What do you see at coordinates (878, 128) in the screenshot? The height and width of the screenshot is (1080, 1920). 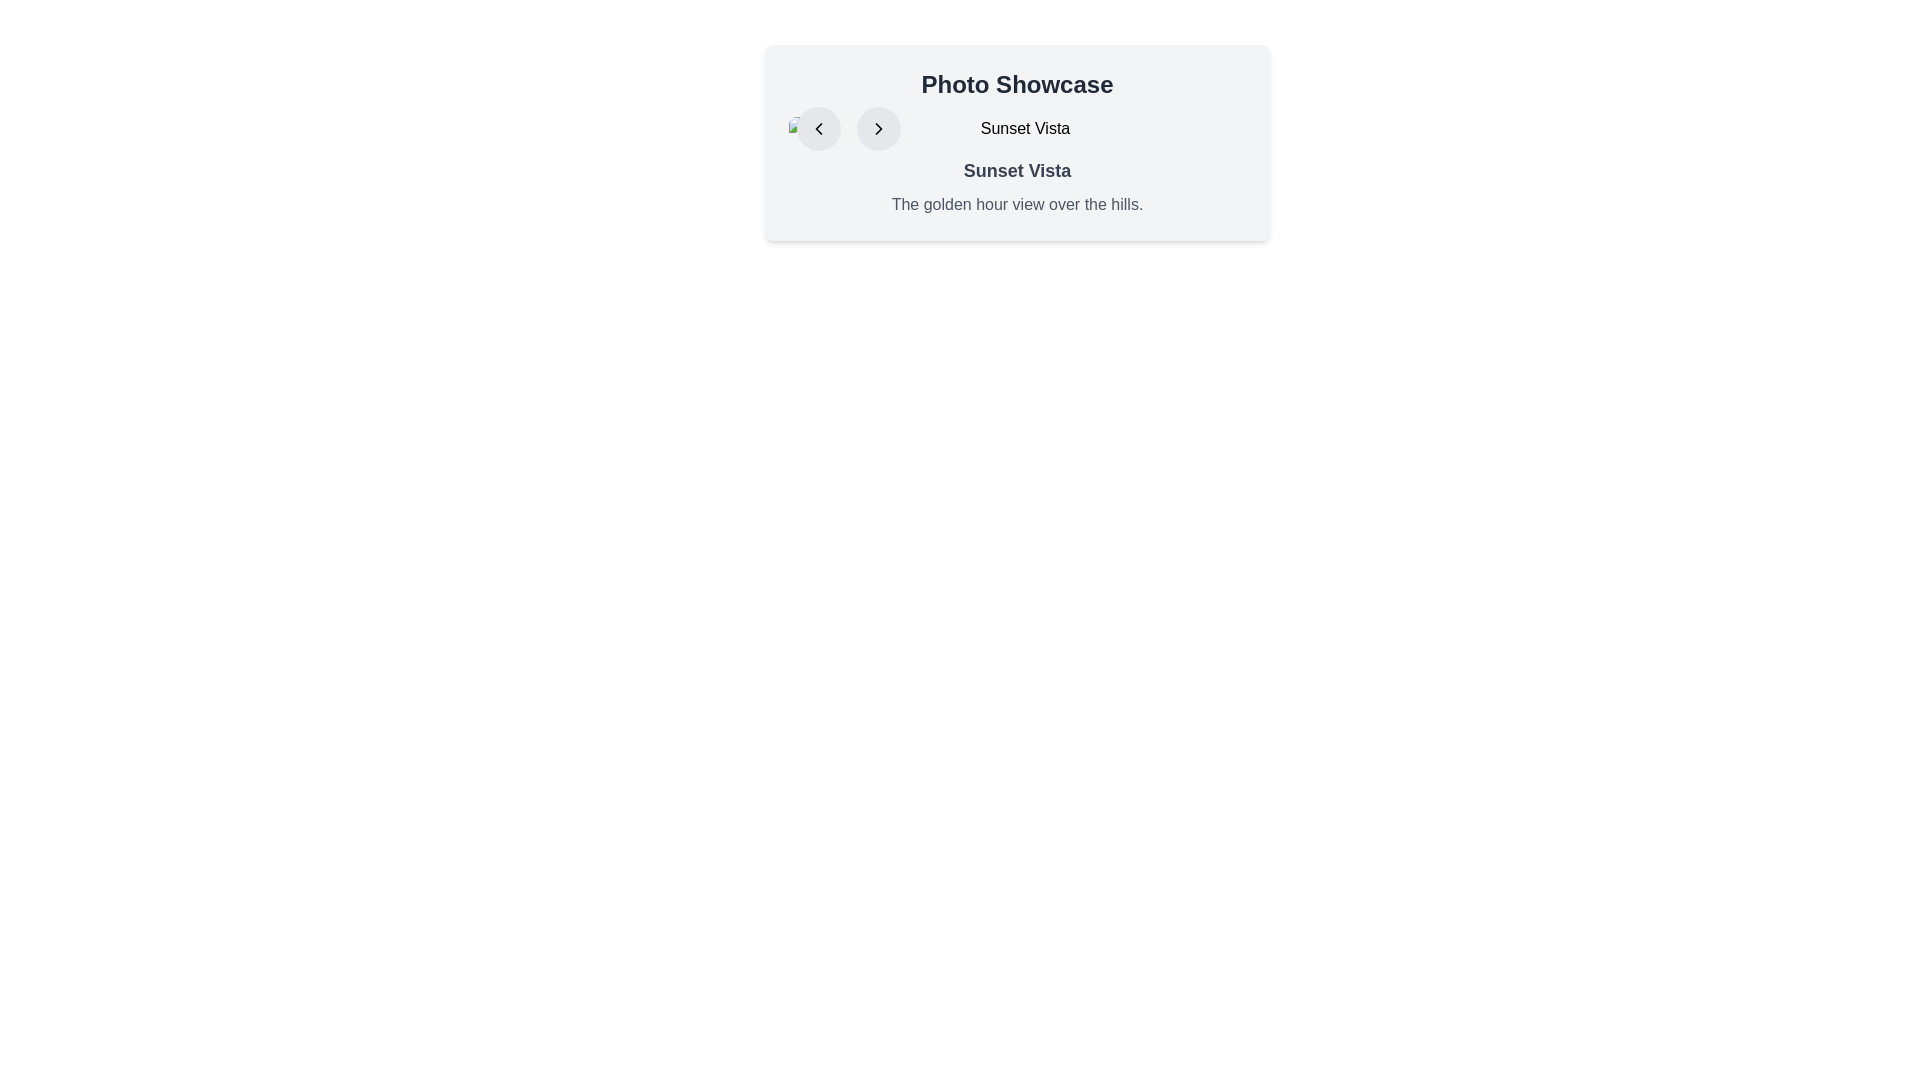 I see `the navigation button that is the second interactive button from the left, positioned to the right of the left-facing chevron button, above the 'Sunset Vista' content` at bounding box center [878, 128].